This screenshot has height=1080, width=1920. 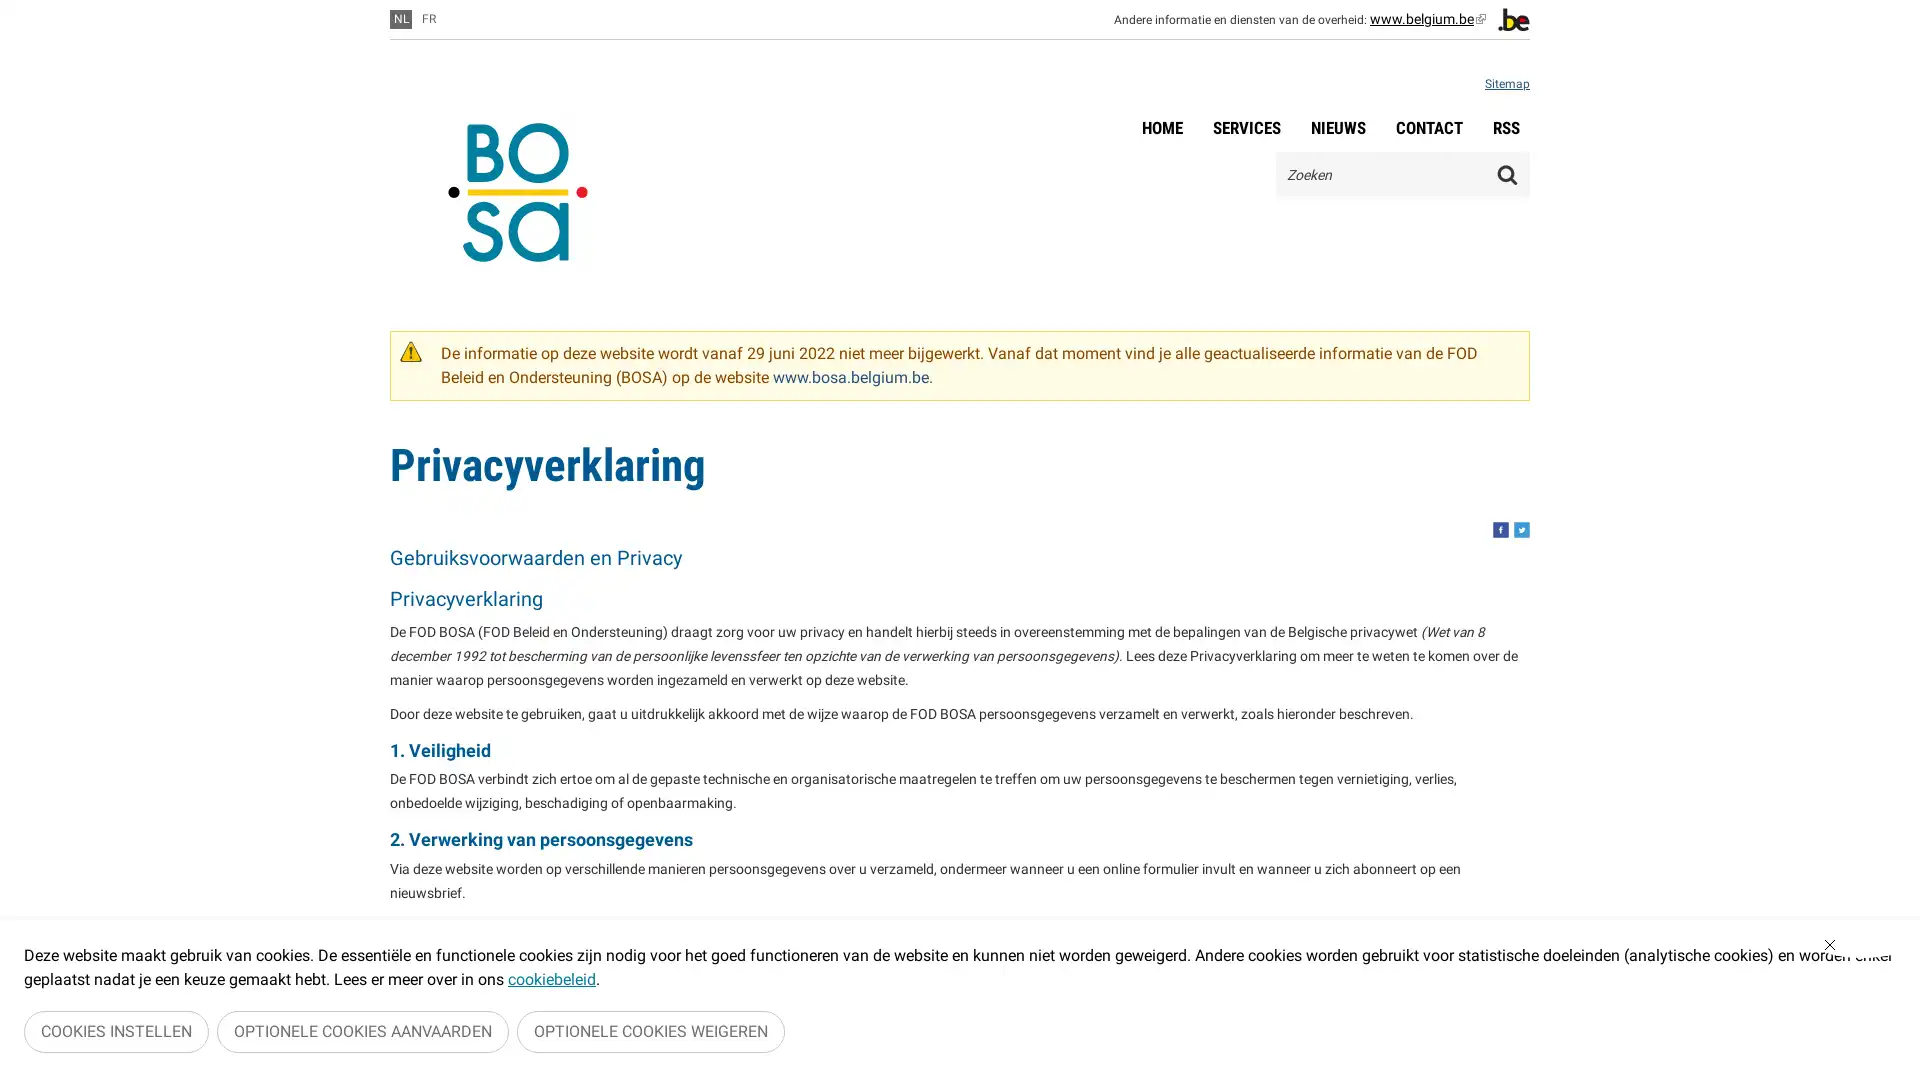 What do you see at coordinates (1520, 528) in the screenshot?
I see `Share this, twitter. This button opens a new window` at bounding box center [1520, 528].